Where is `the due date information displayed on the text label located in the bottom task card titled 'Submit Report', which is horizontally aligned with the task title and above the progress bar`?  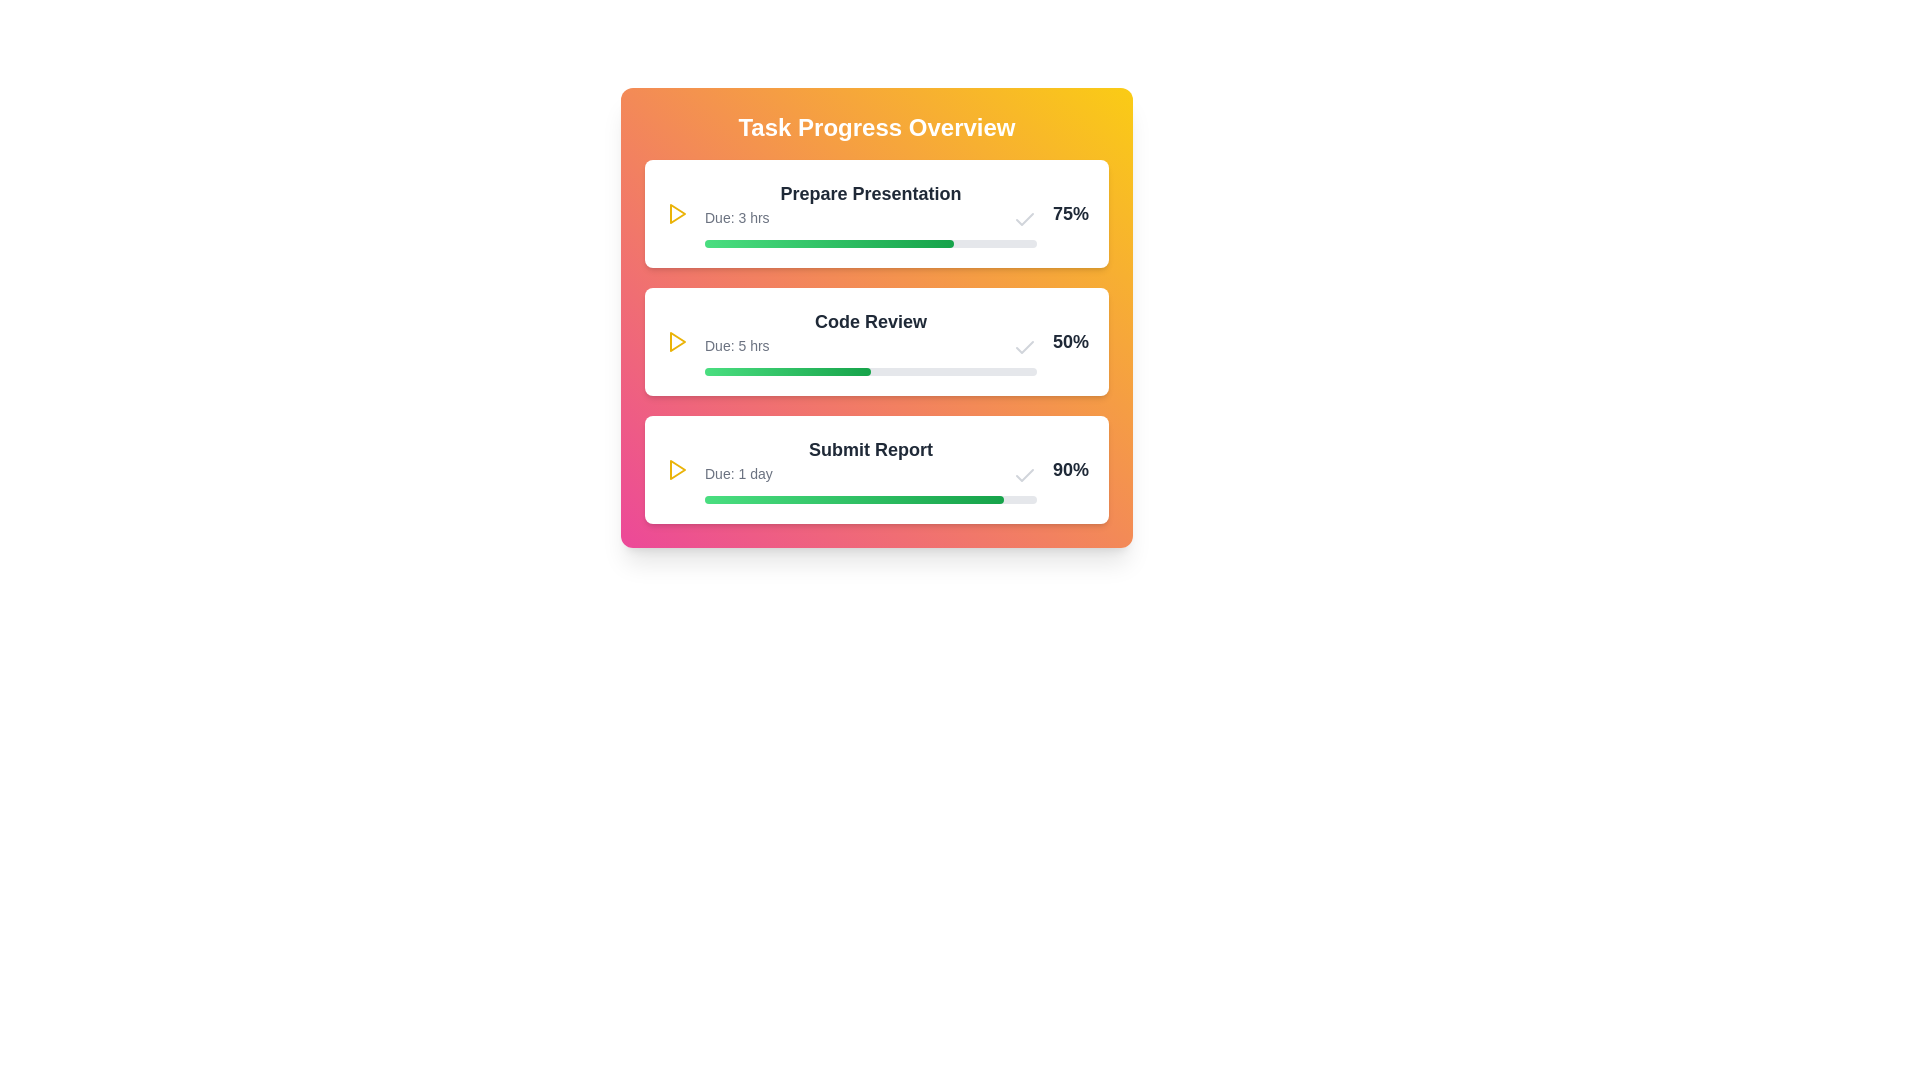
the due date information displayed on the text label located in the bottom task card titled 'Submit Report', which is horizontally aligned with the task title and above the progress bar is located at coordinates (870, 475).